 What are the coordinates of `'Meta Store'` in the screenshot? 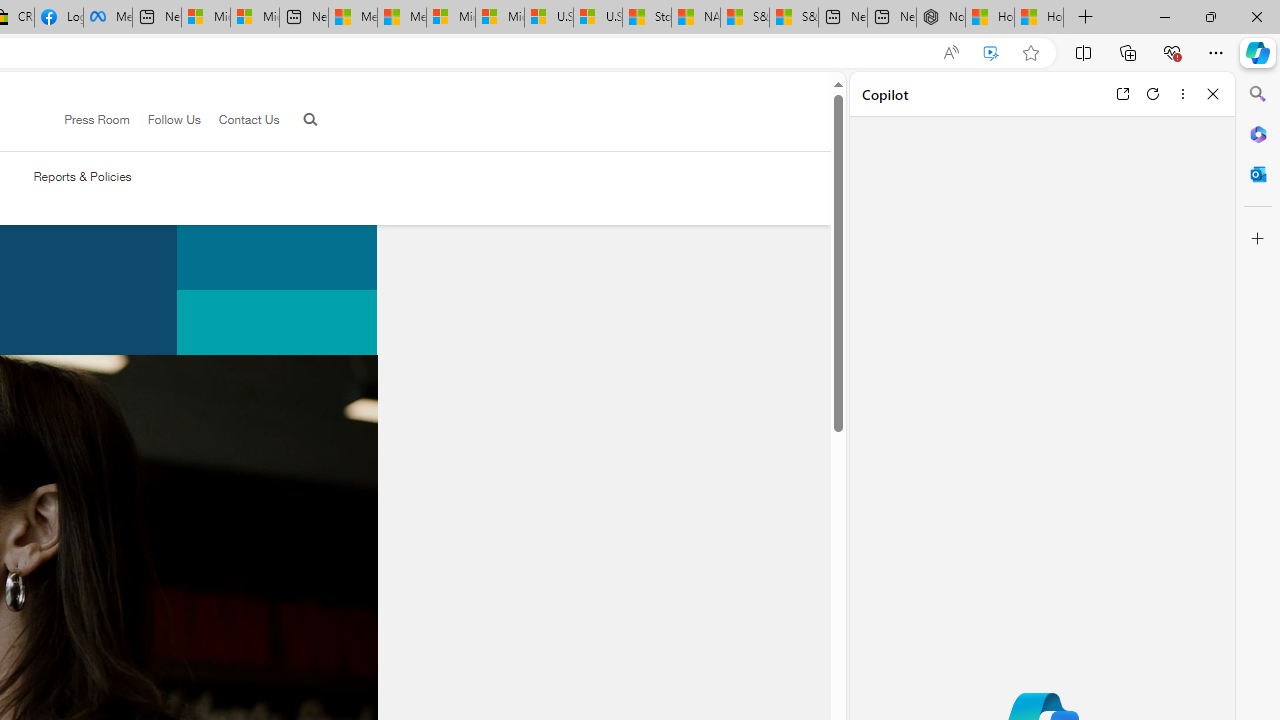 It's located at (107, 17).